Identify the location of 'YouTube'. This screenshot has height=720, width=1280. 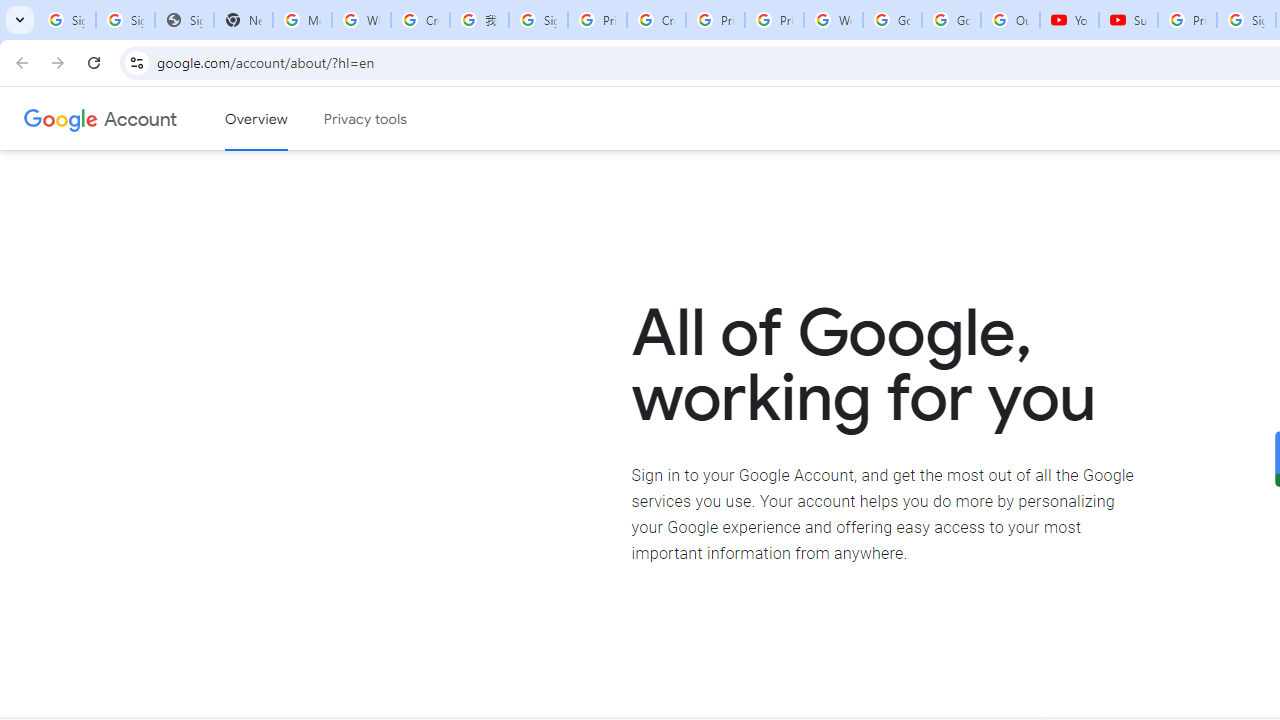
(1068, 20).